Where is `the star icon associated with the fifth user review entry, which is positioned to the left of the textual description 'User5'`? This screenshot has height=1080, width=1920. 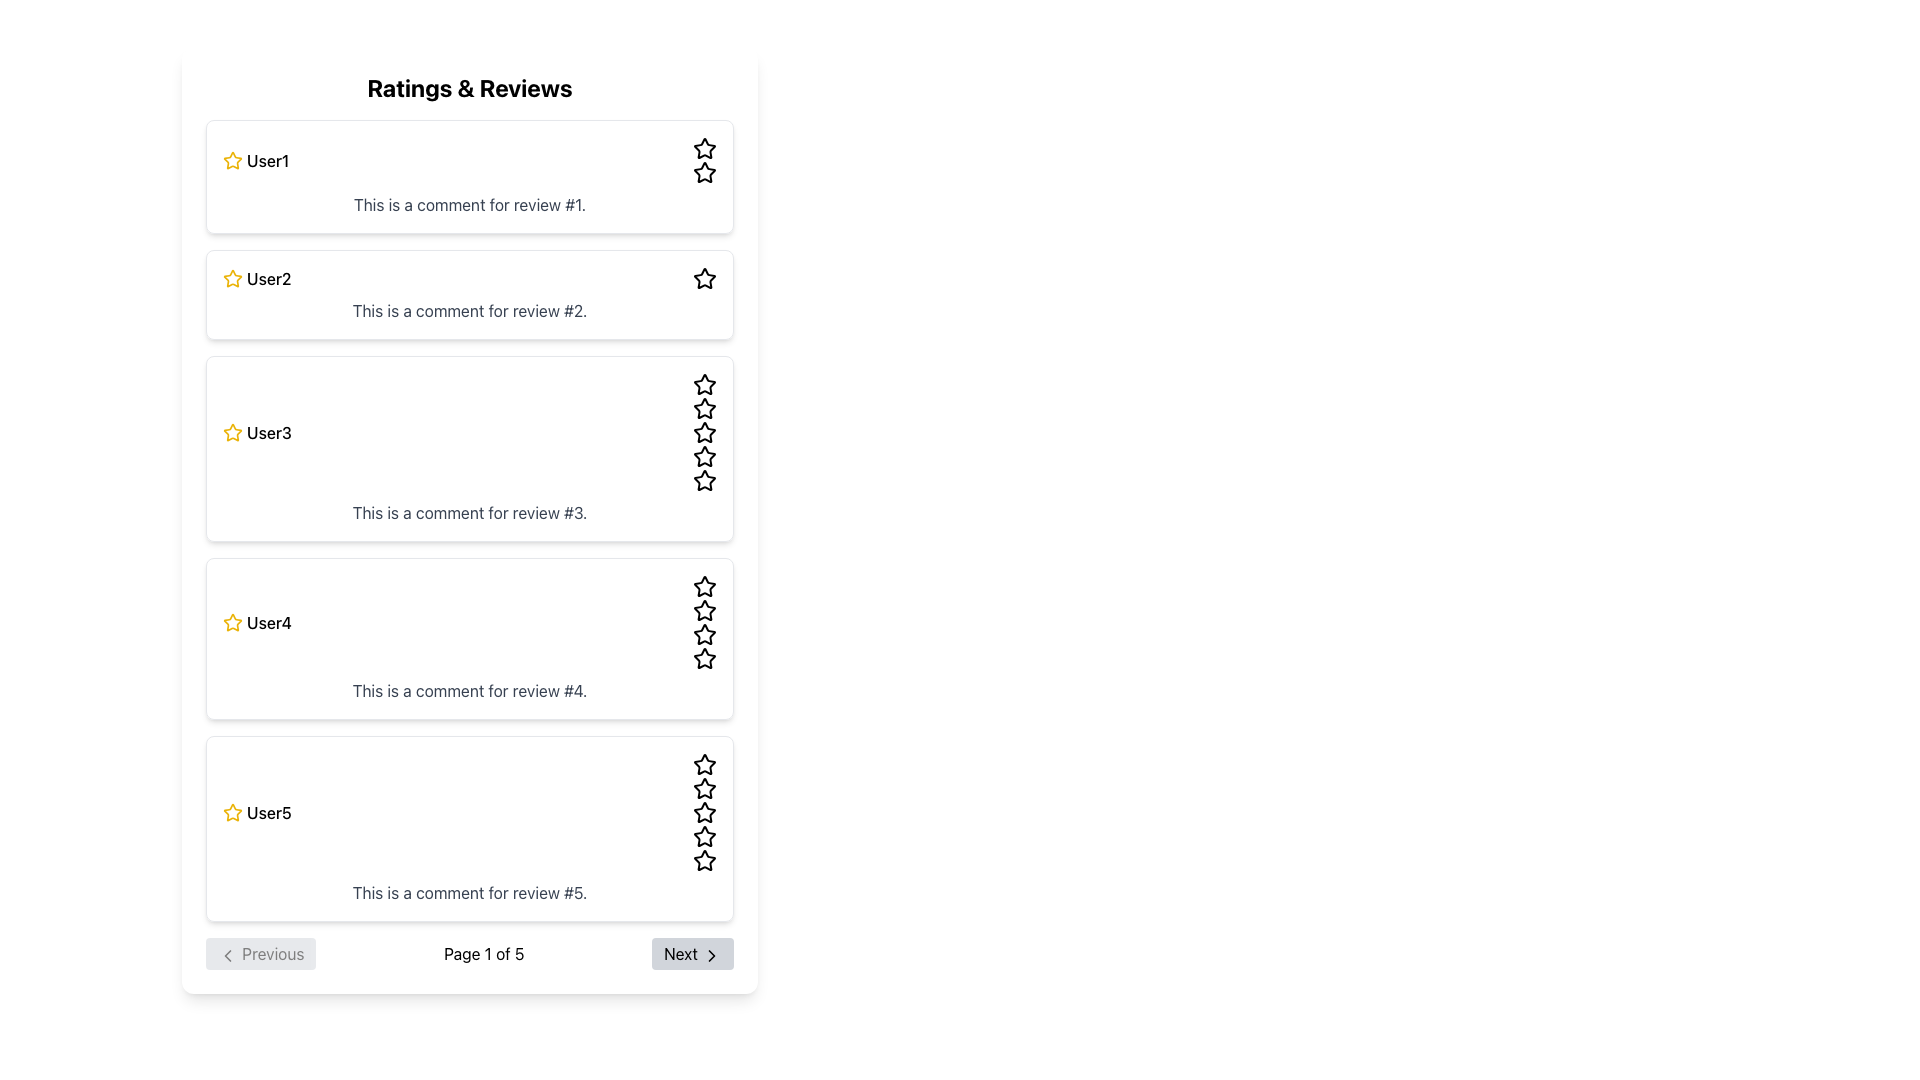
the star icon associated with the fifth user review entry, which is positioned to the left of the textual description 'User5' is located at coordinates (233, 812).